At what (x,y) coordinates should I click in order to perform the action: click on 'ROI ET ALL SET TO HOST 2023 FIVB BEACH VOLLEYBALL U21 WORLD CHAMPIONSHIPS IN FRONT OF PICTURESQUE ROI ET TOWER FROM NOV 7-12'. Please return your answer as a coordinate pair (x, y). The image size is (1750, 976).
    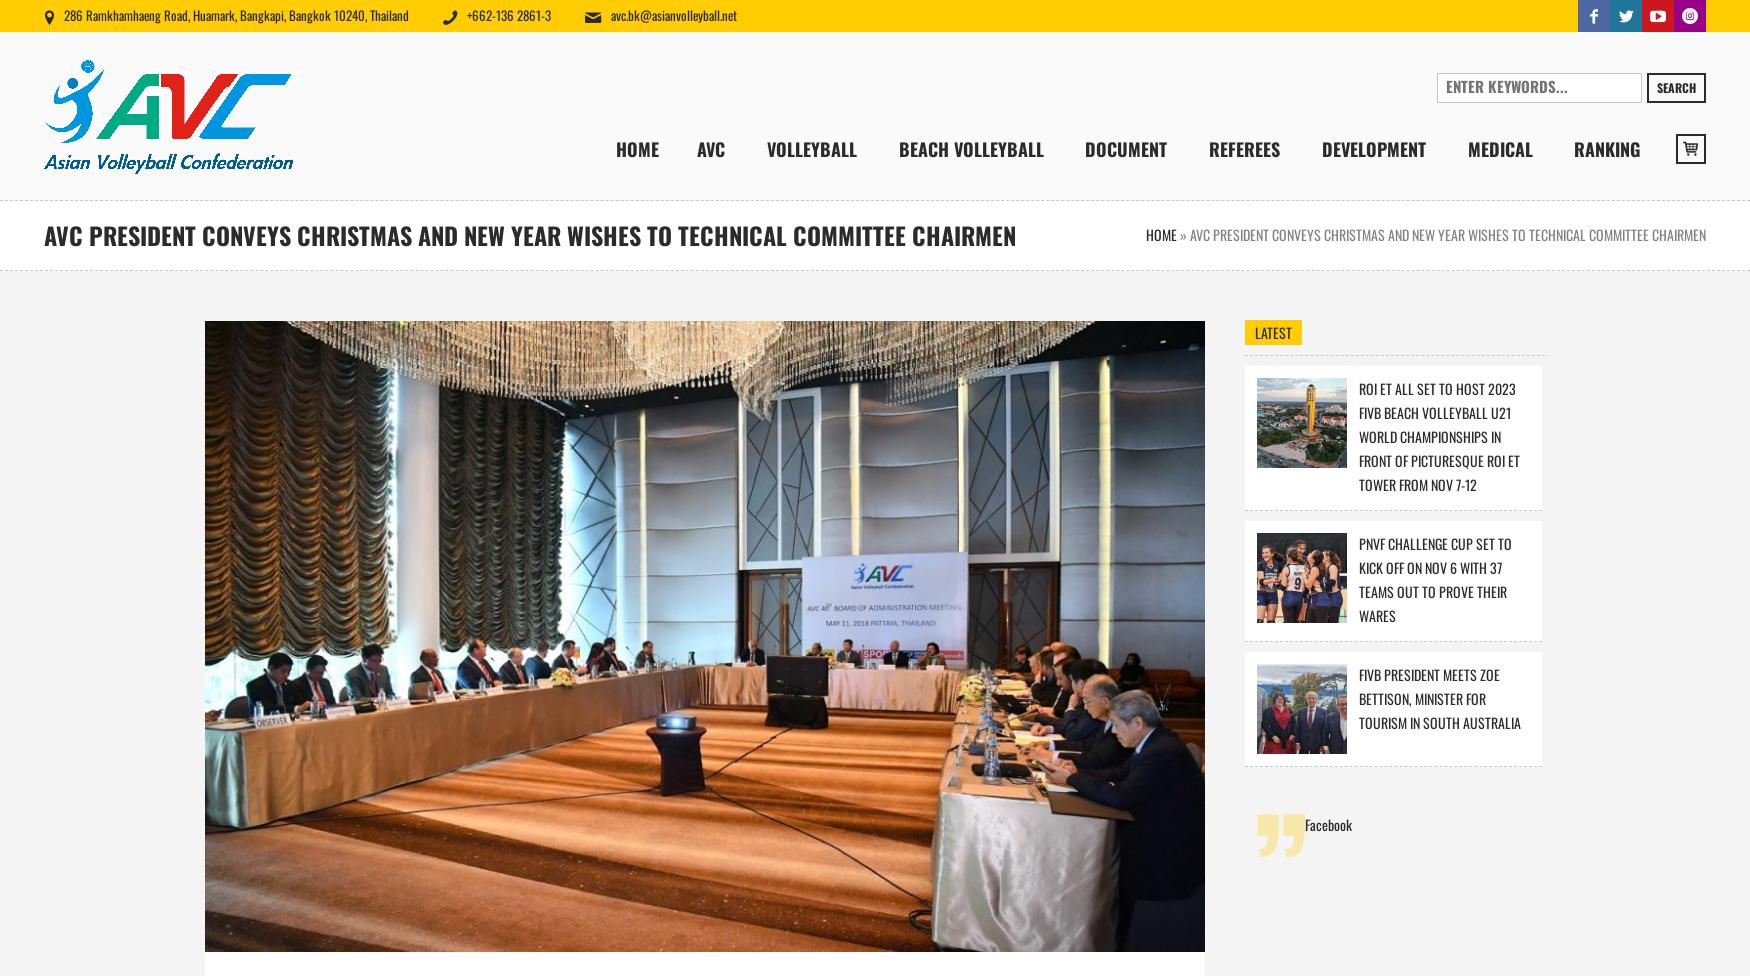
    Looking at the image, I should click on (1438, 435).